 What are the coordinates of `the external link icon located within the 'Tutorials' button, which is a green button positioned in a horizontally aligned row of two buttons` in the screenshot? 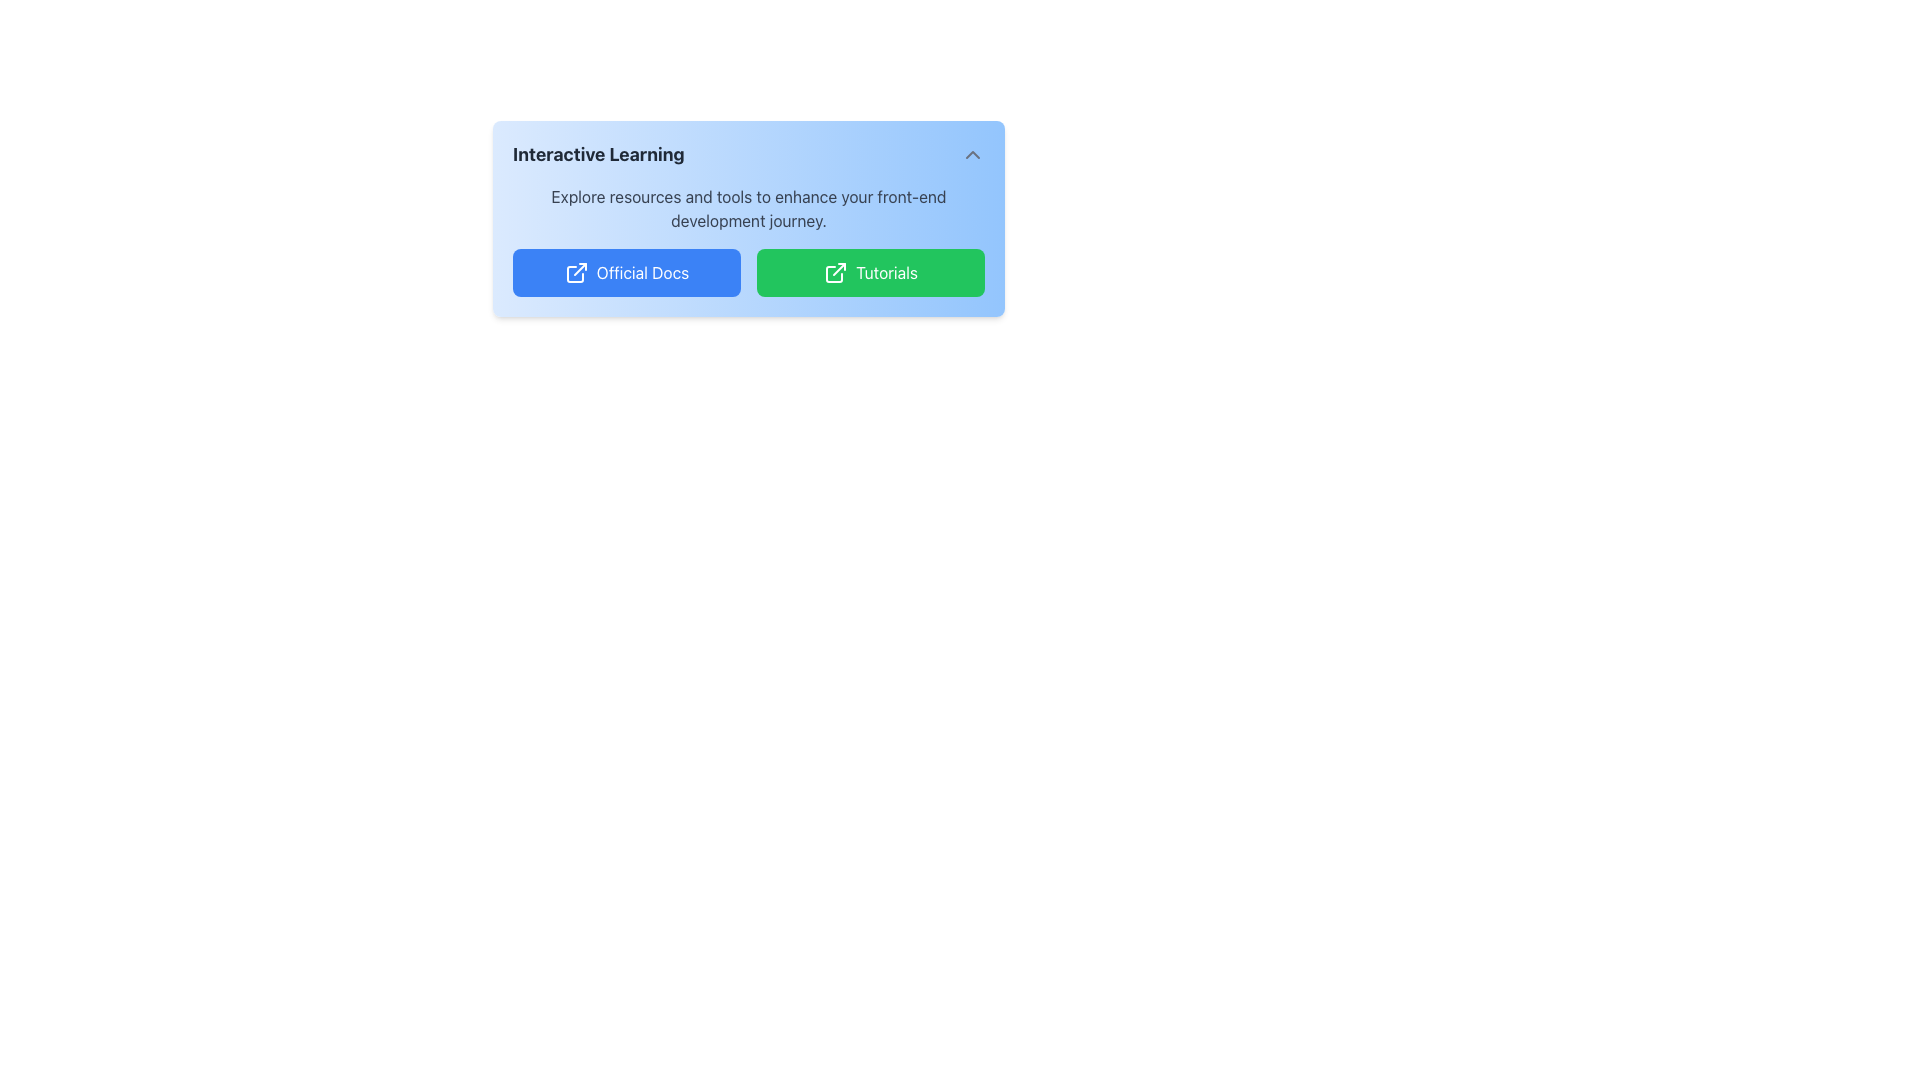 It's located at (835, 273).